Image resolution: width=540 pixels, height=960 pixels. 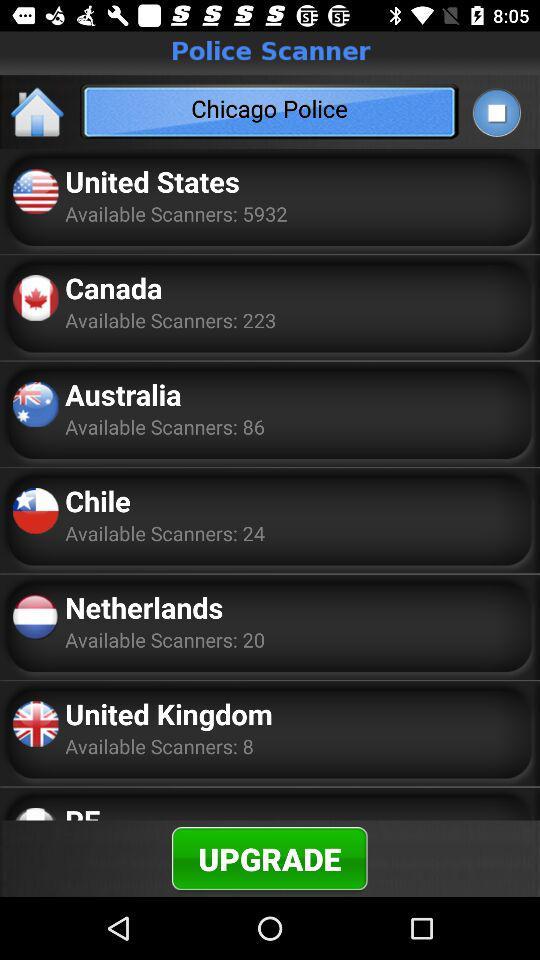 I want to click on stop, so click(x=495, y=112).